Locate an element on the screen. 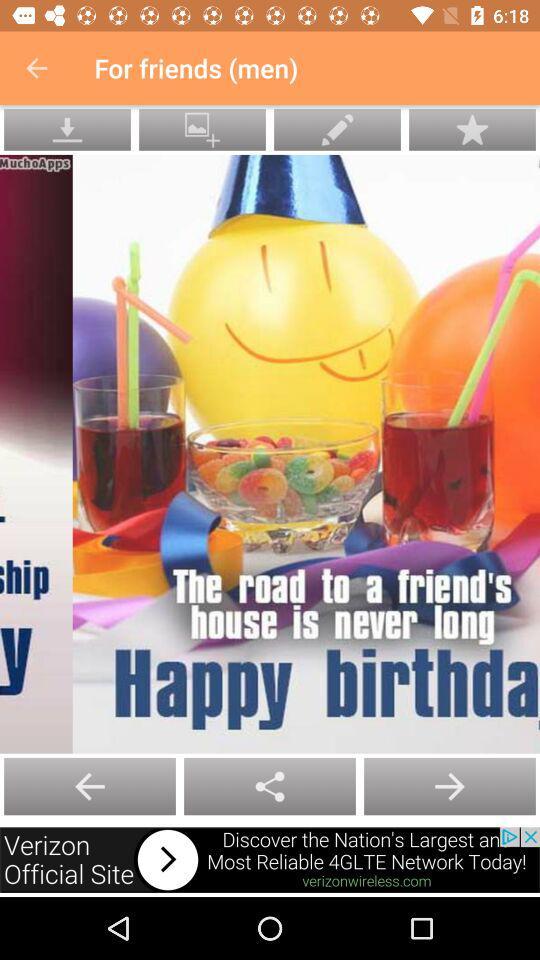 This screenshot has width=540, height=960. the star icon is located at coordinates (472, 128).